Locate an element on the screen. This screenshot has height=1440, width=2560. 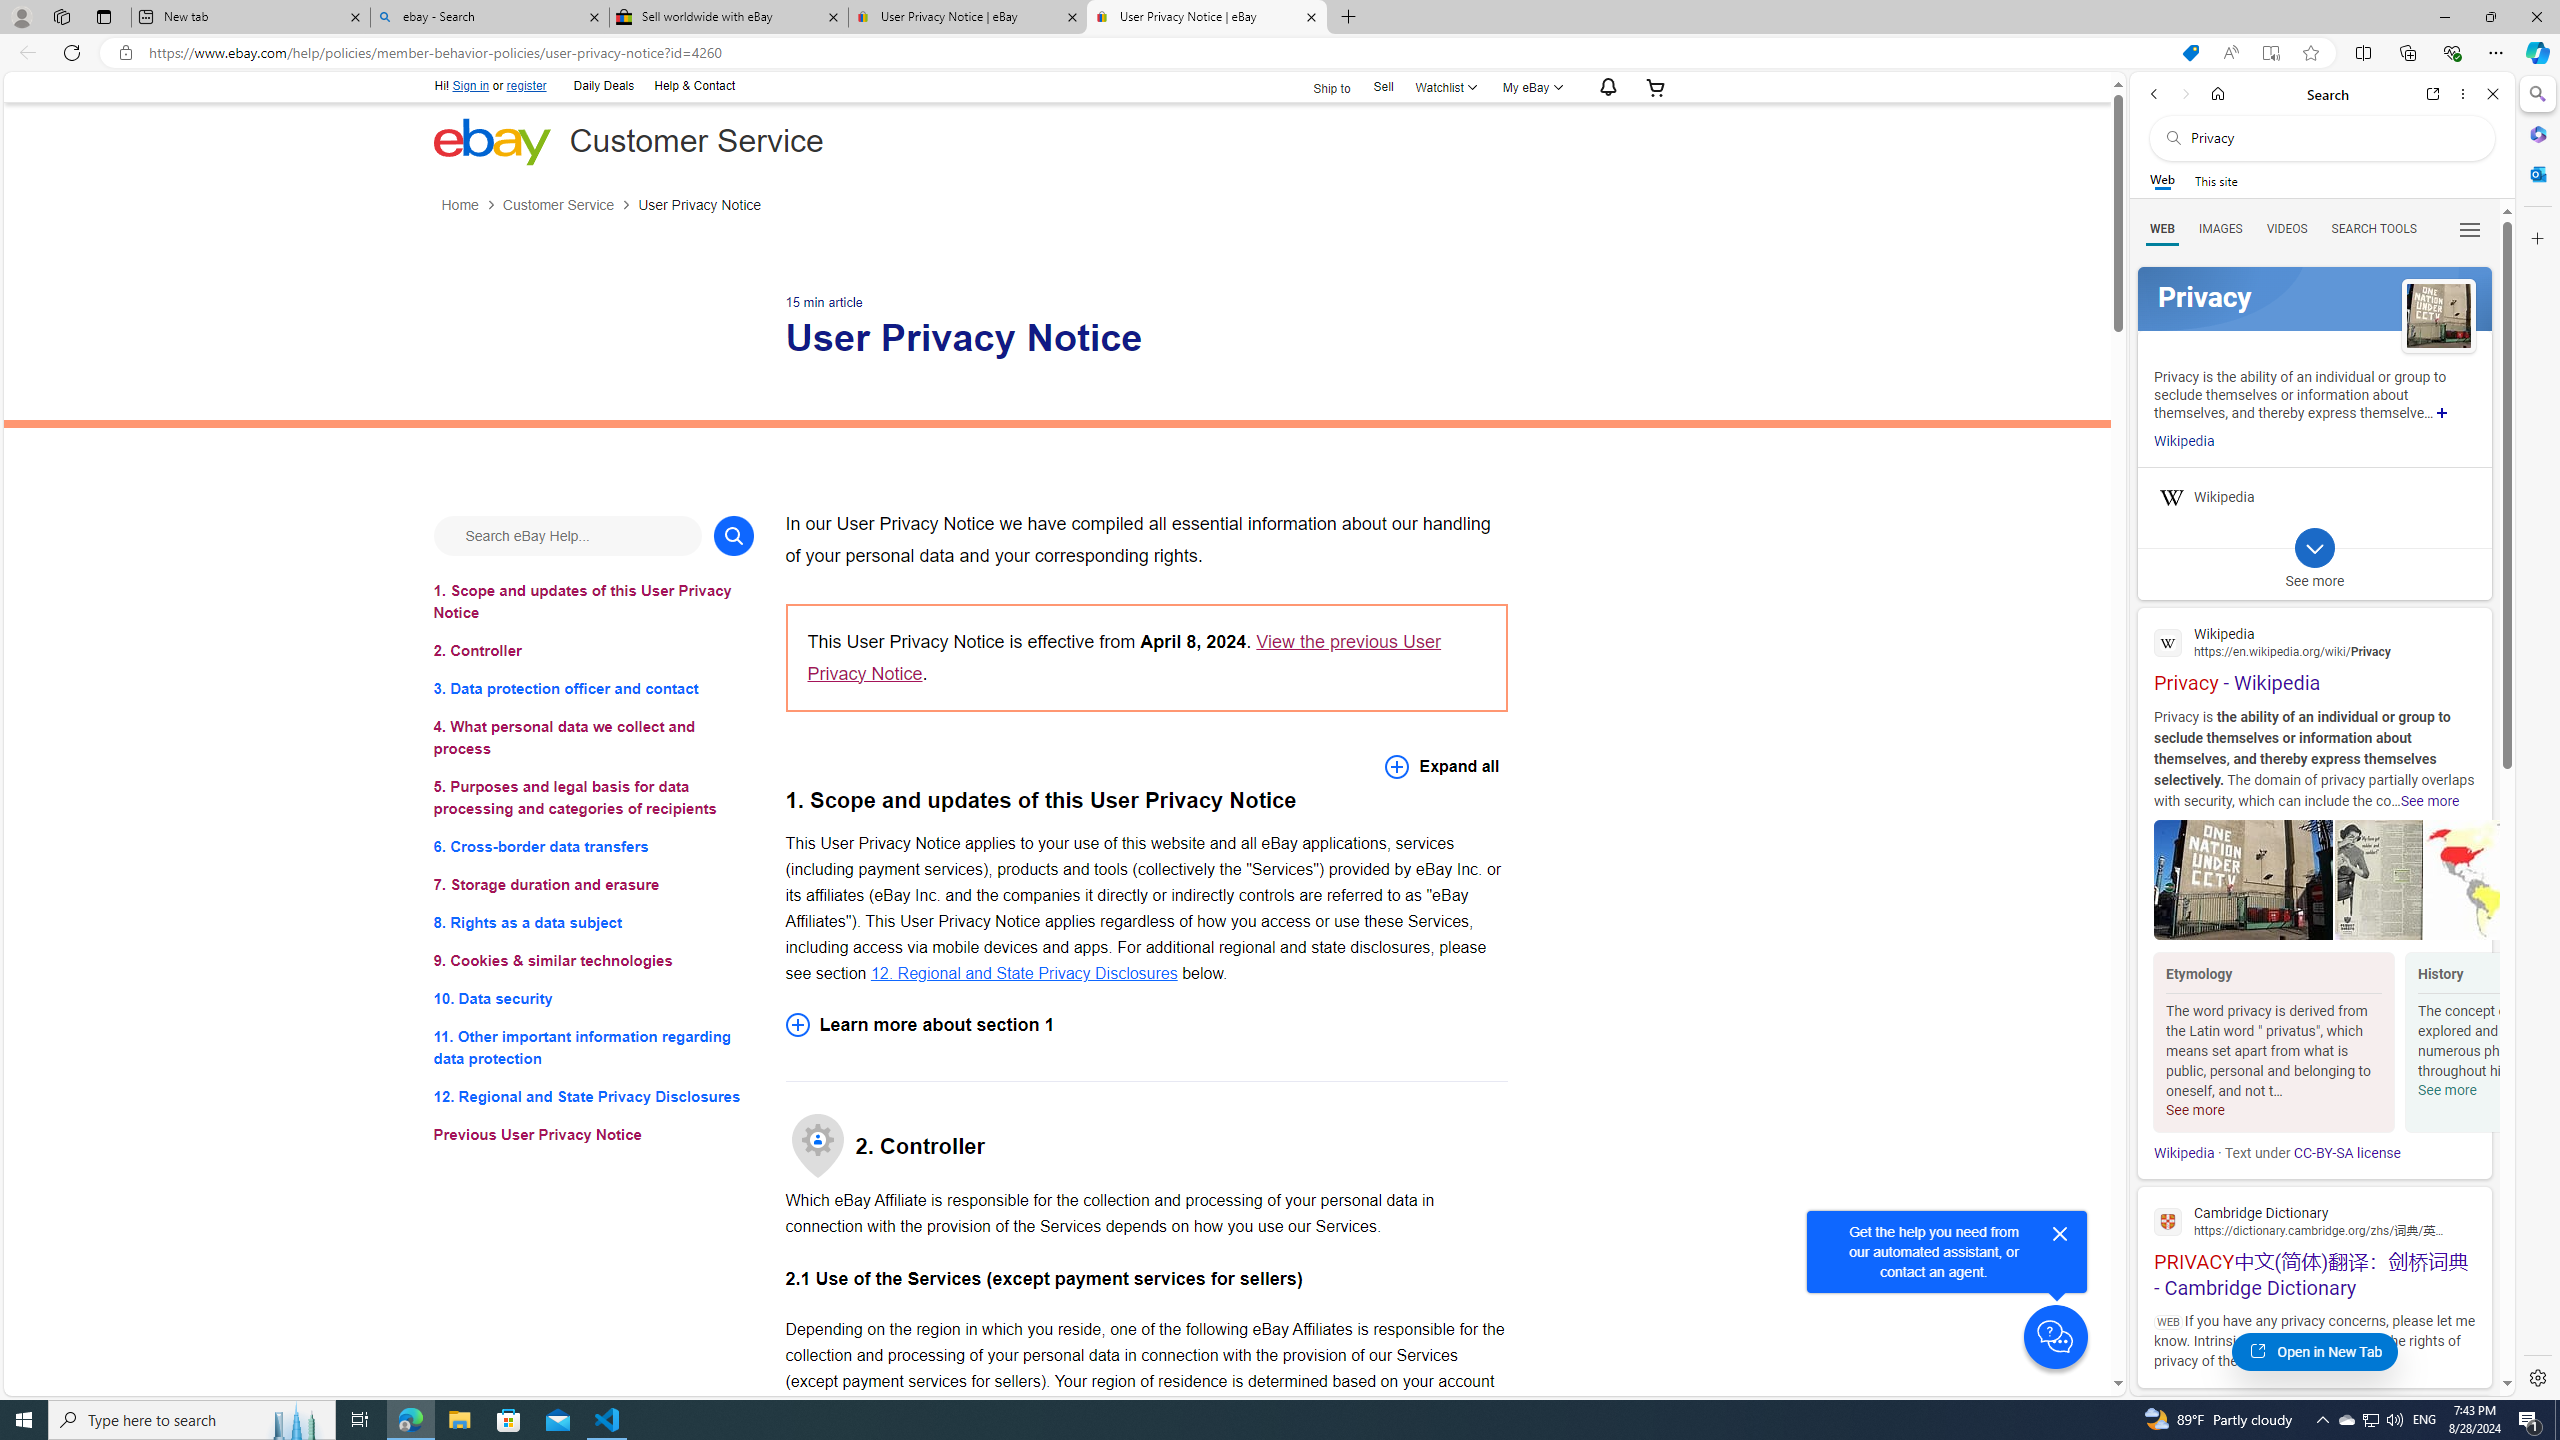
'CC-BY-SA license' is located at coordinates (2347, 1152).